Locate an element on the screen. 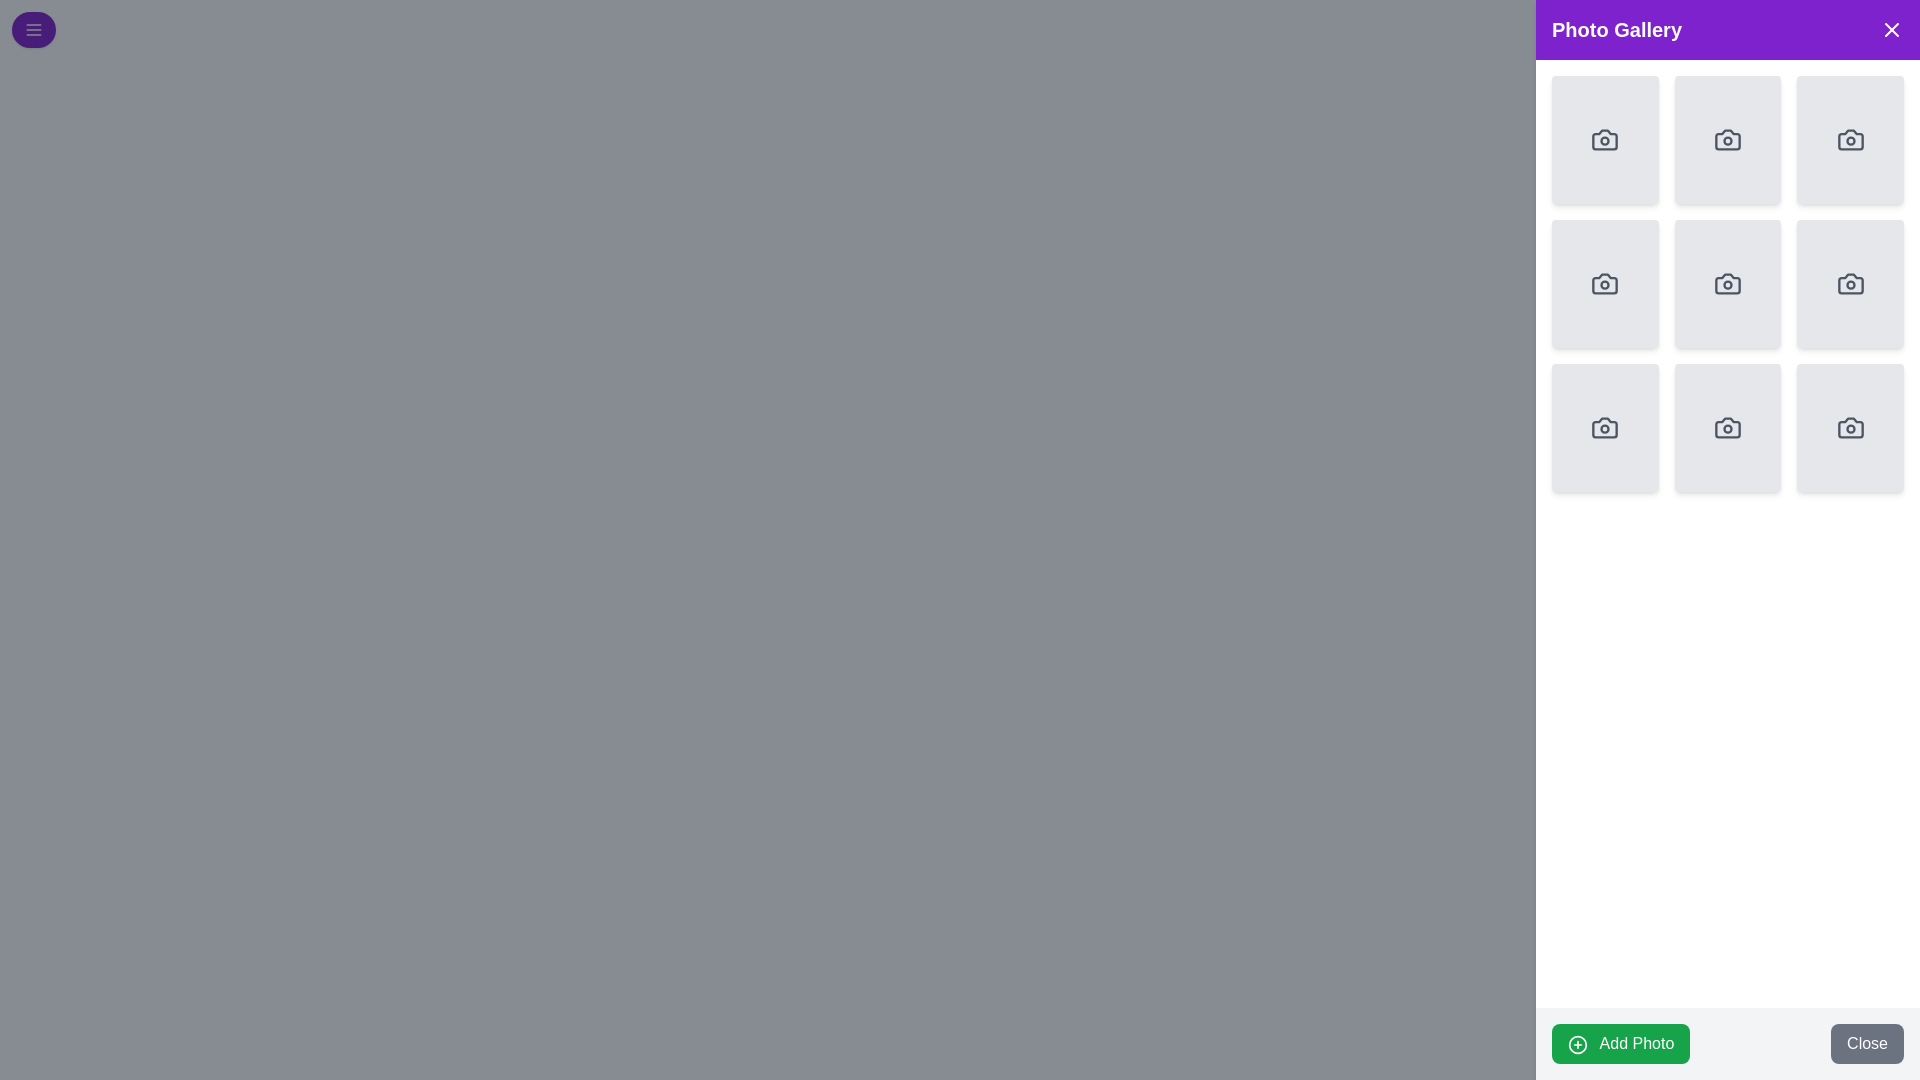  the camera icon, which is a line drawing symbolizing the action of adding or capturing a photo, located in the central column of the photo gallery grid, specifically in the middle row as the second item is located at coordinates (1727, 427).